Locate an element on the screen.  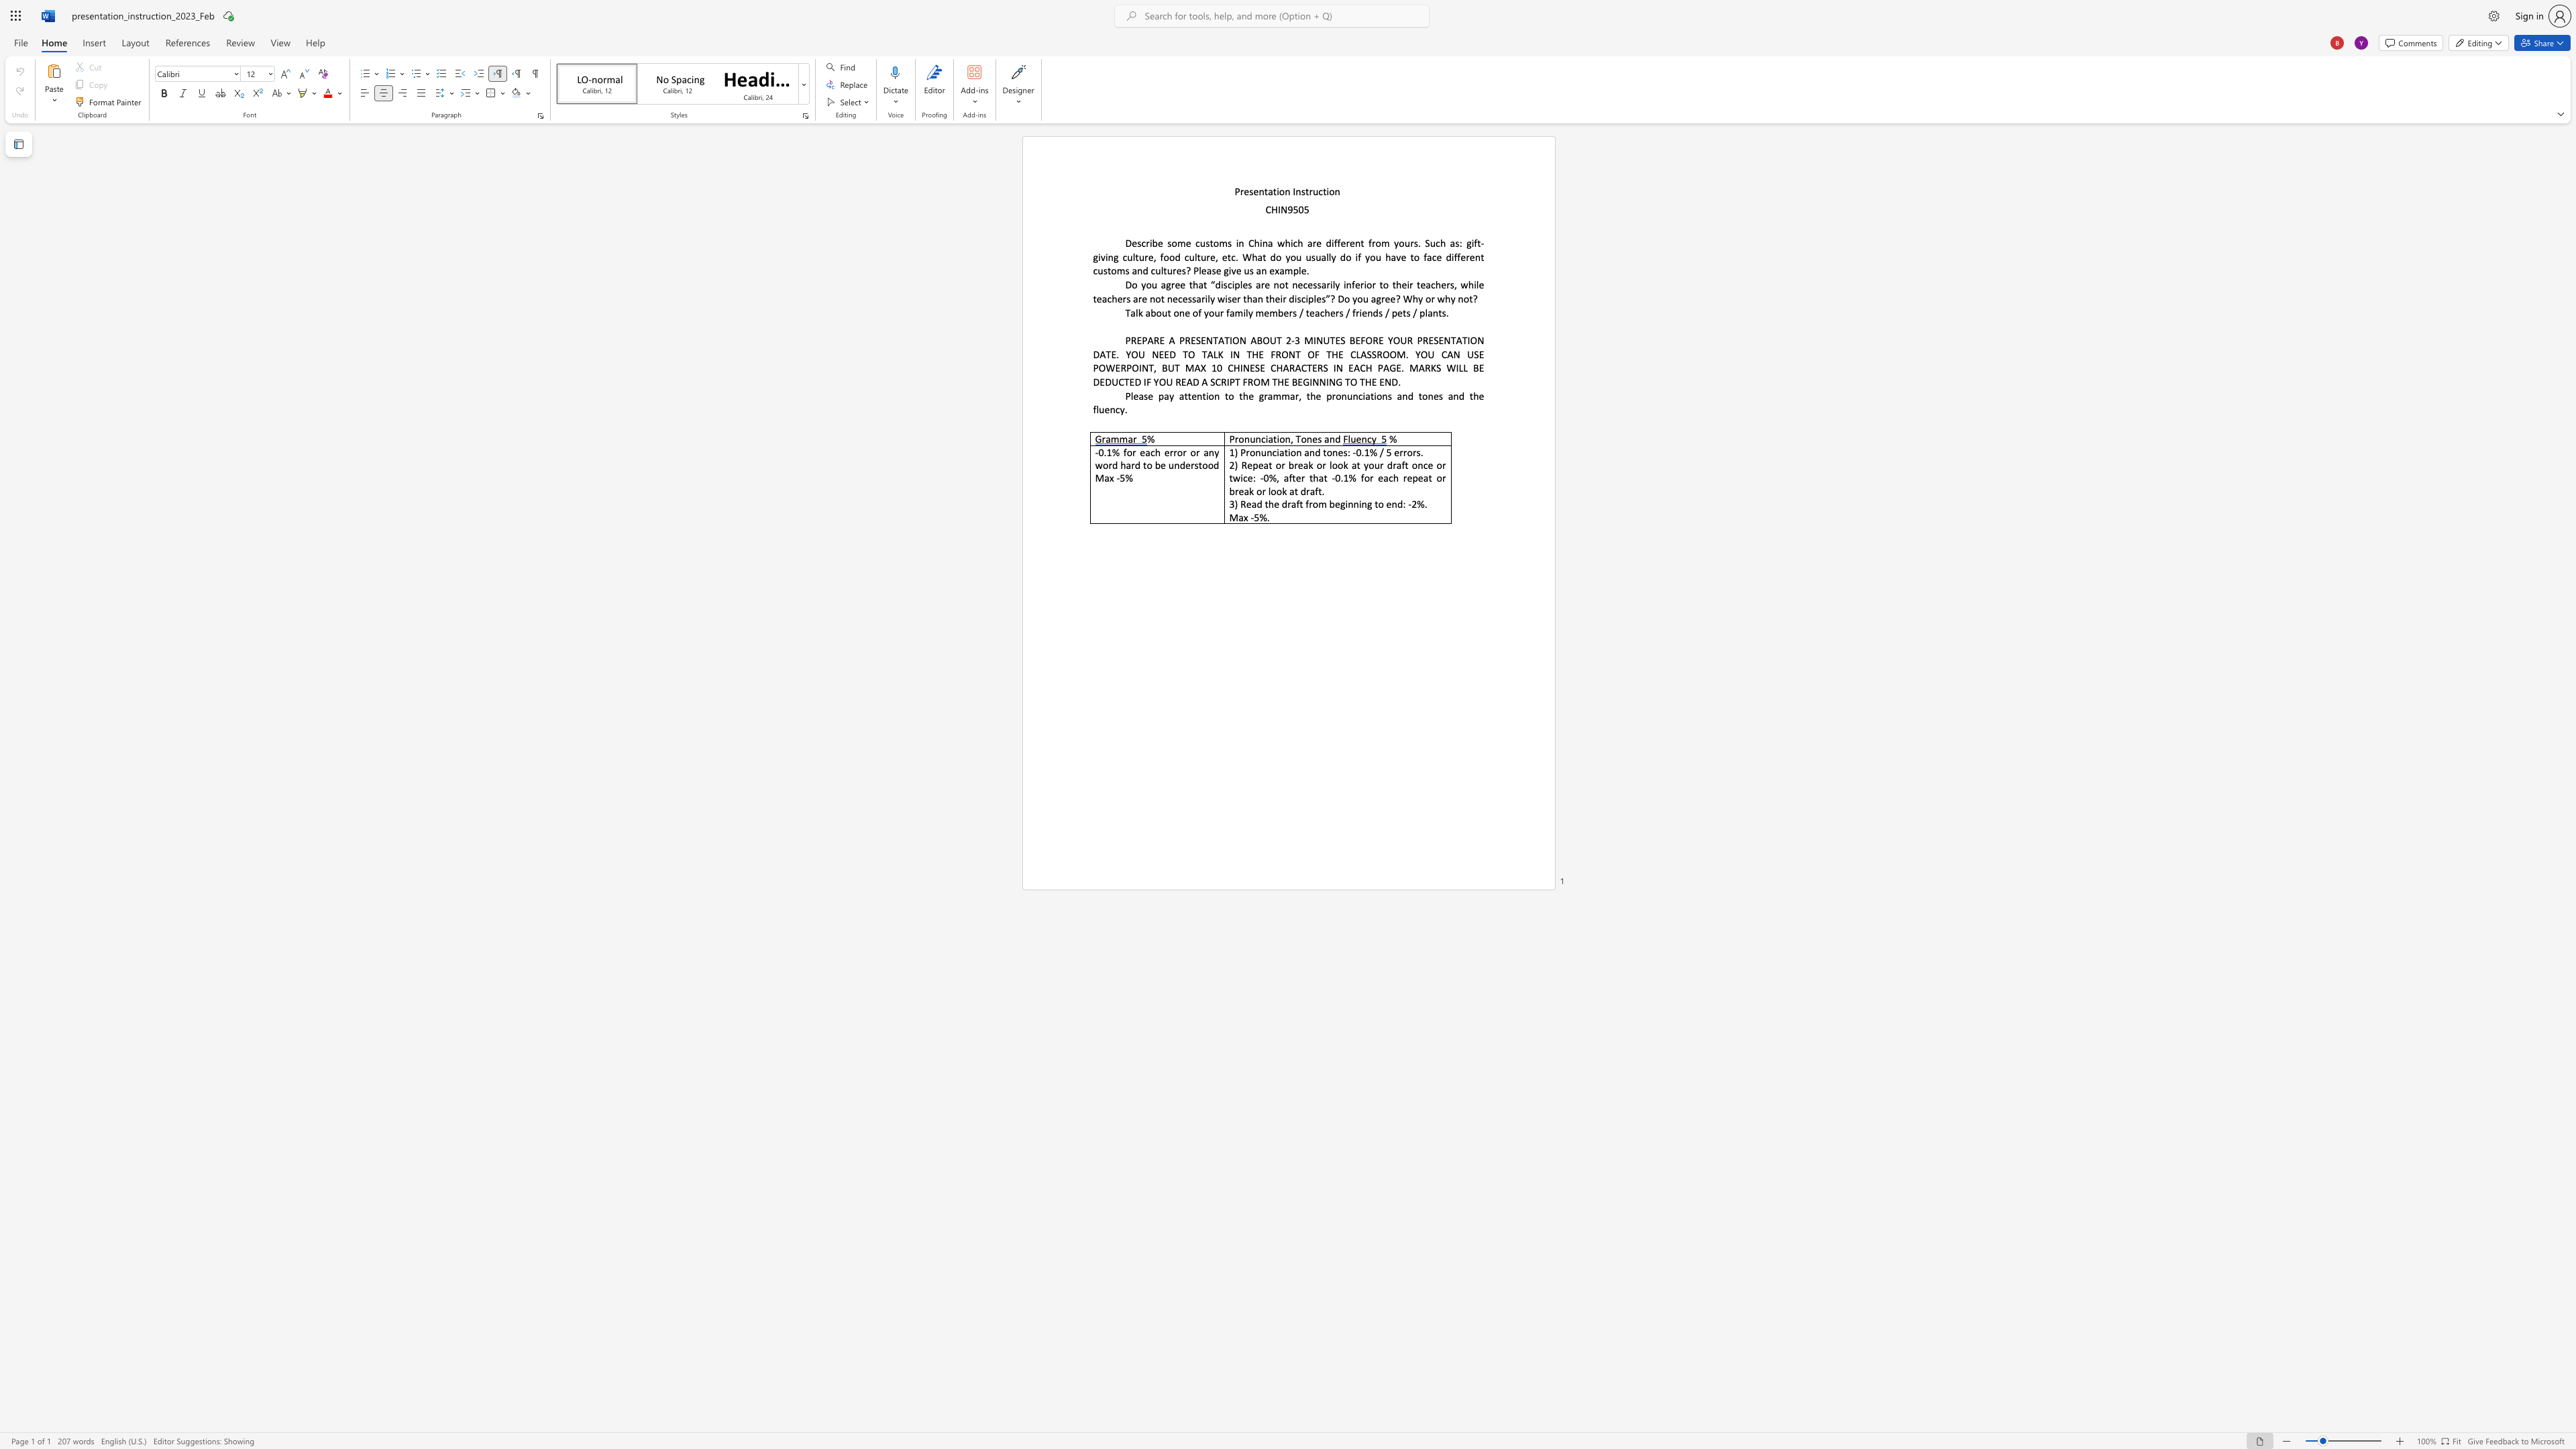
the subset text "peat or break or look at draf" within the text "2) Repeat or break or look at your draft once or twice: -0%, after that -0.1% for each repeat or break or look at draft." is located at coordinates (1412, 477).